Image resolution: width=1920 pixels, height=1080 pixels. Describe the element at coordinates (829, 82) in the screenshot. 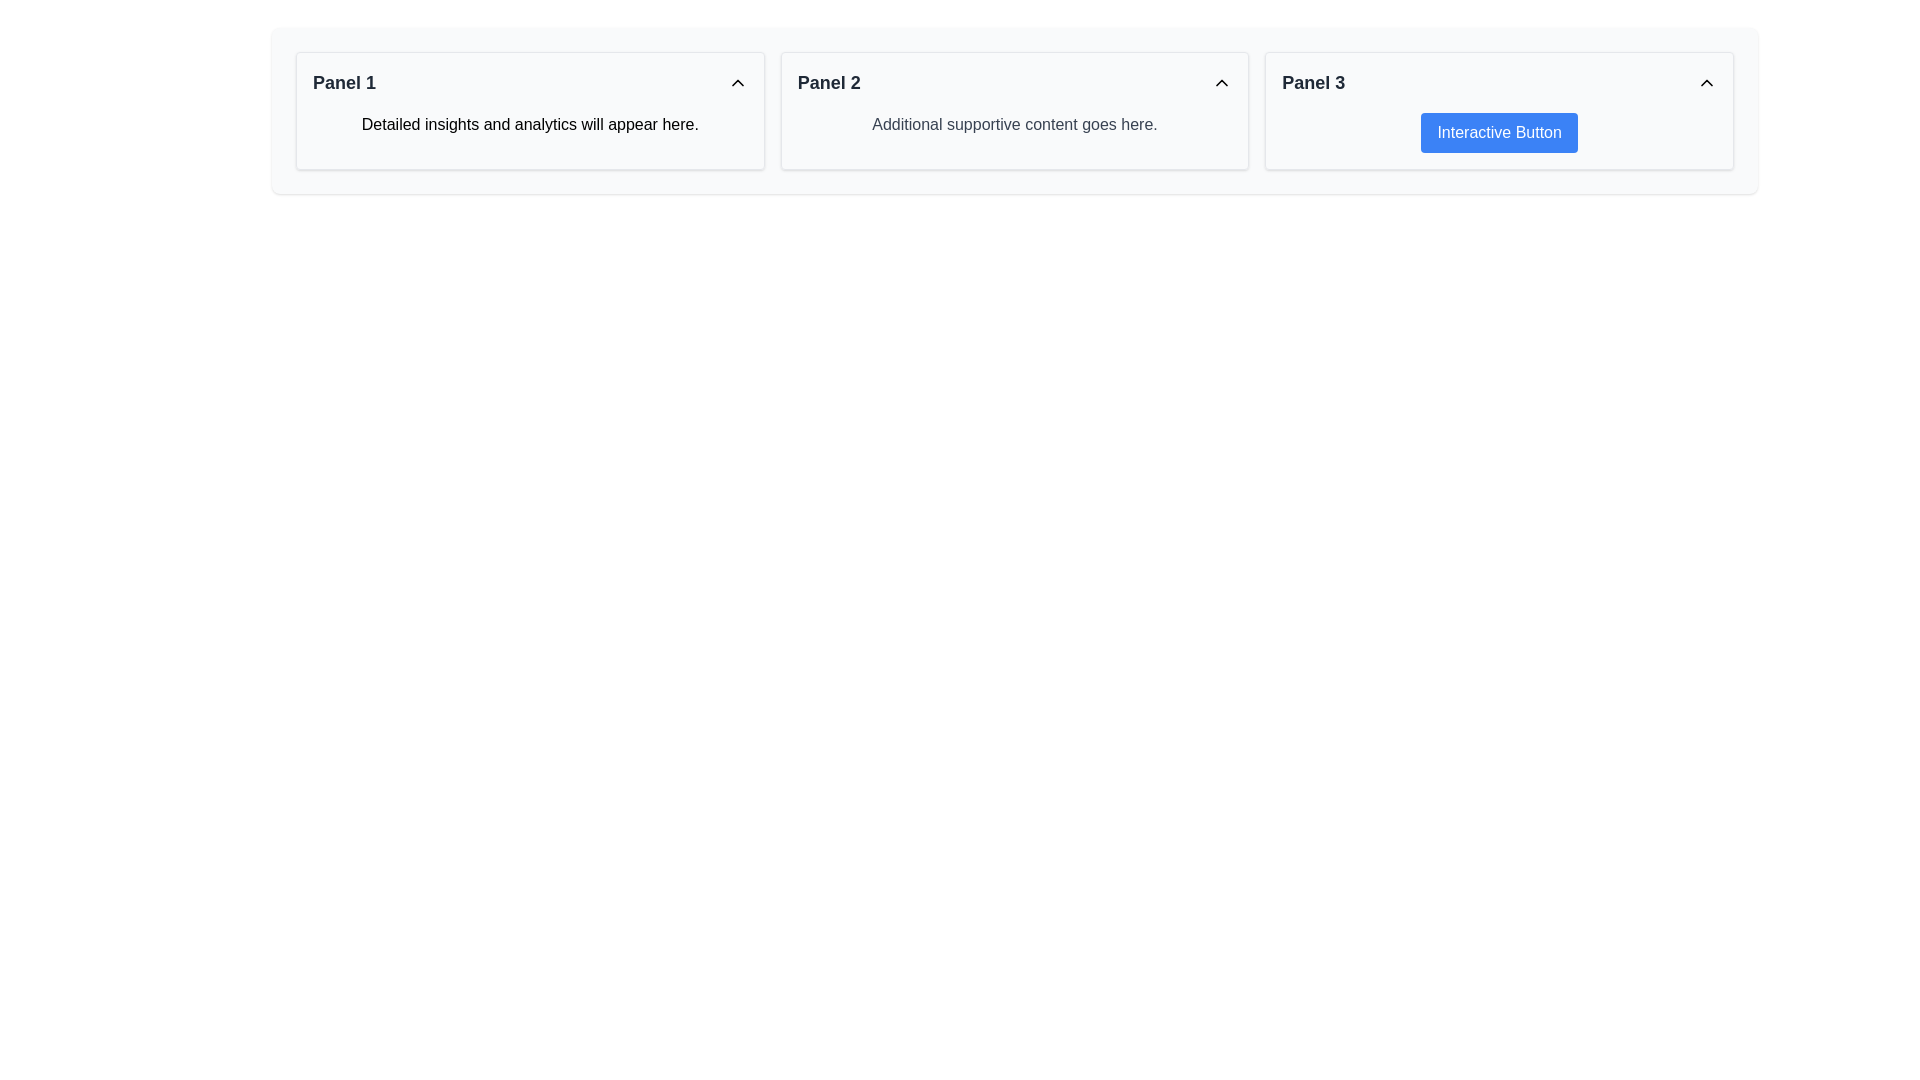

I see `the text label displaying 'Panel 2' in bold, large font located at the top center of the interface` at that location.